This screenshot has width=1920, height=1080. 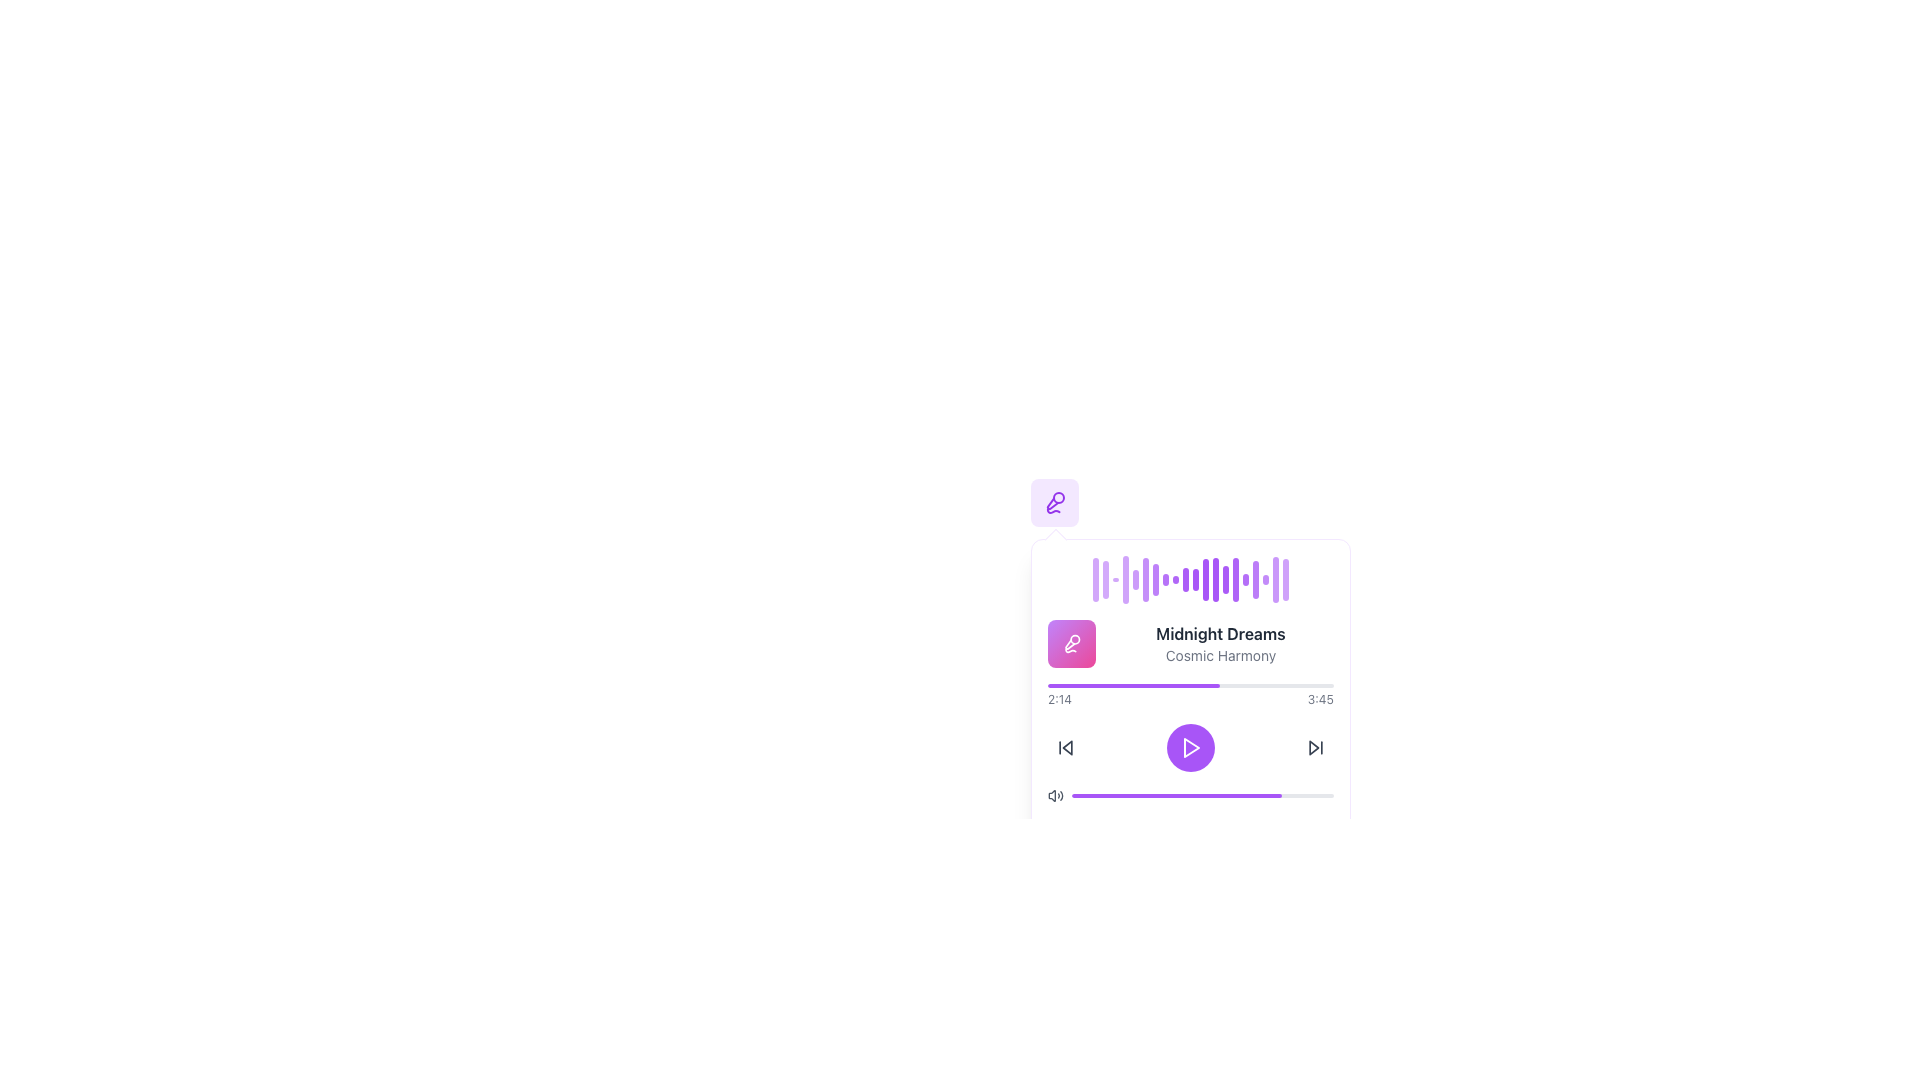 I want to click on the progress, so click(x=1254, y=794).